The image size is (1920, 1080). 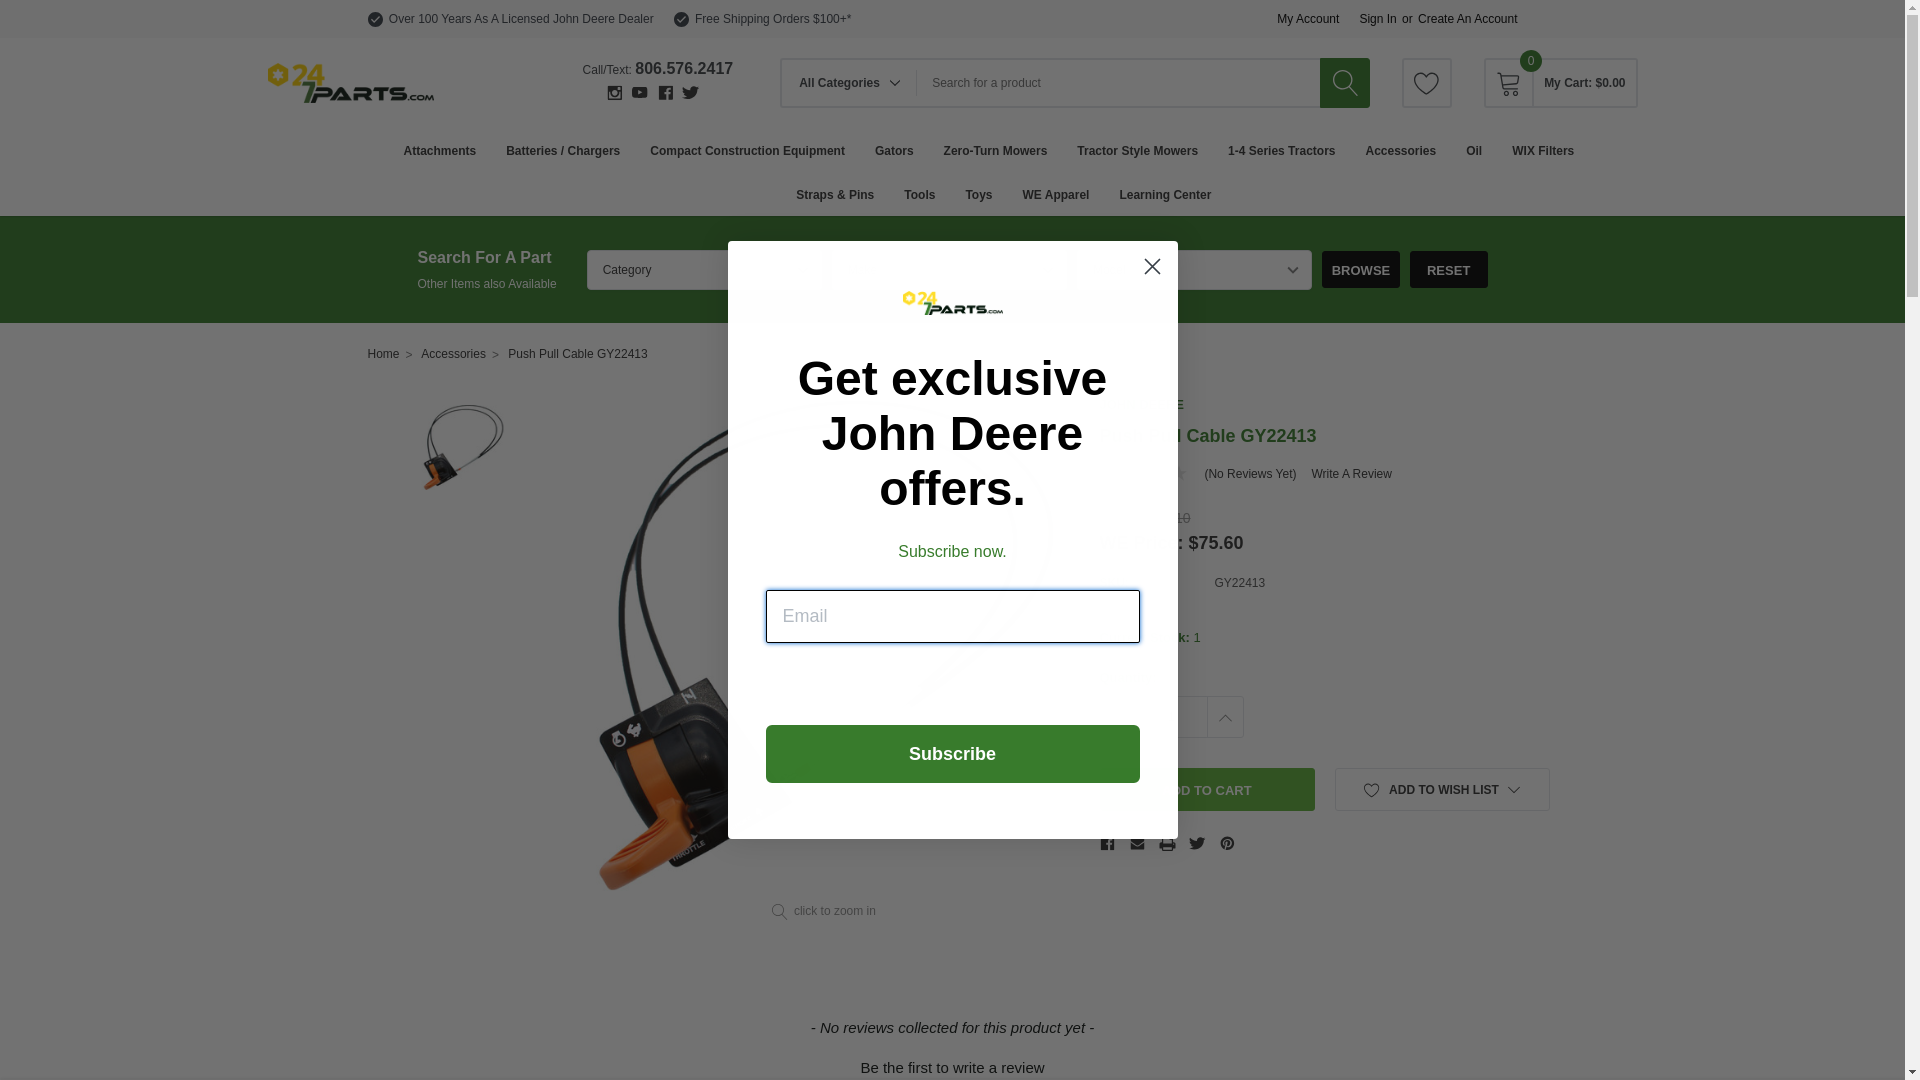 I want to click on '247parts.com', so click(x=350, y=82).